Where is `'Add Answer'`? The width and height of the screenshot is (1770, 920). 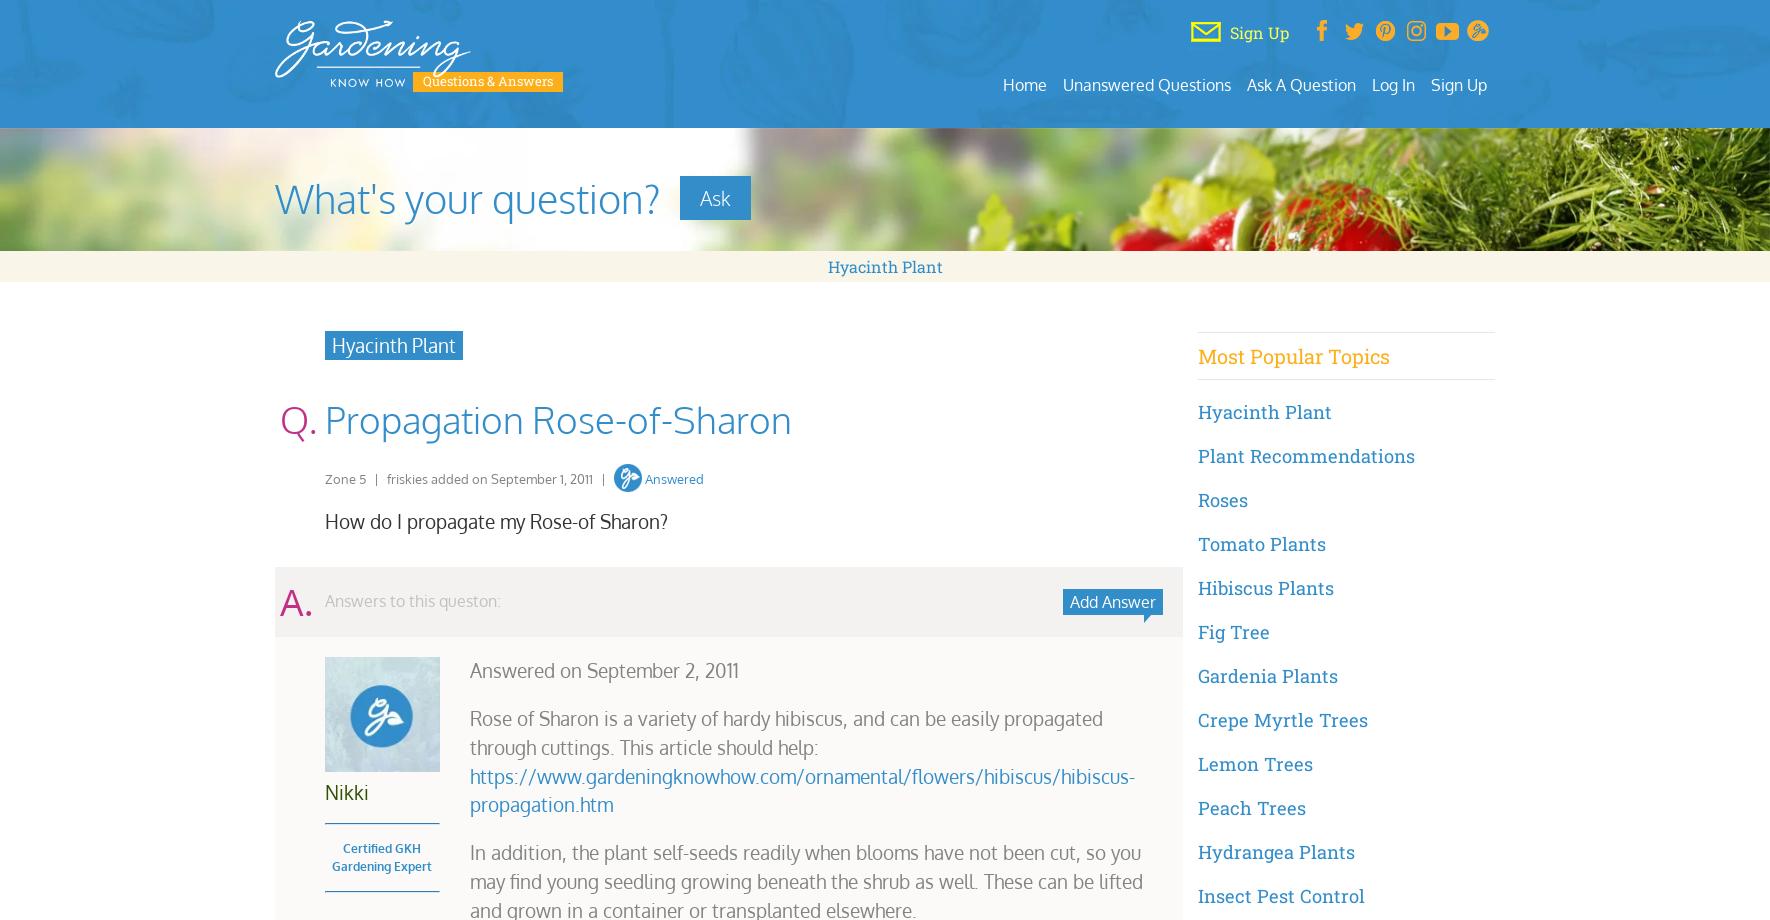 'Add Answer' is located at coordinates (1111, 600).